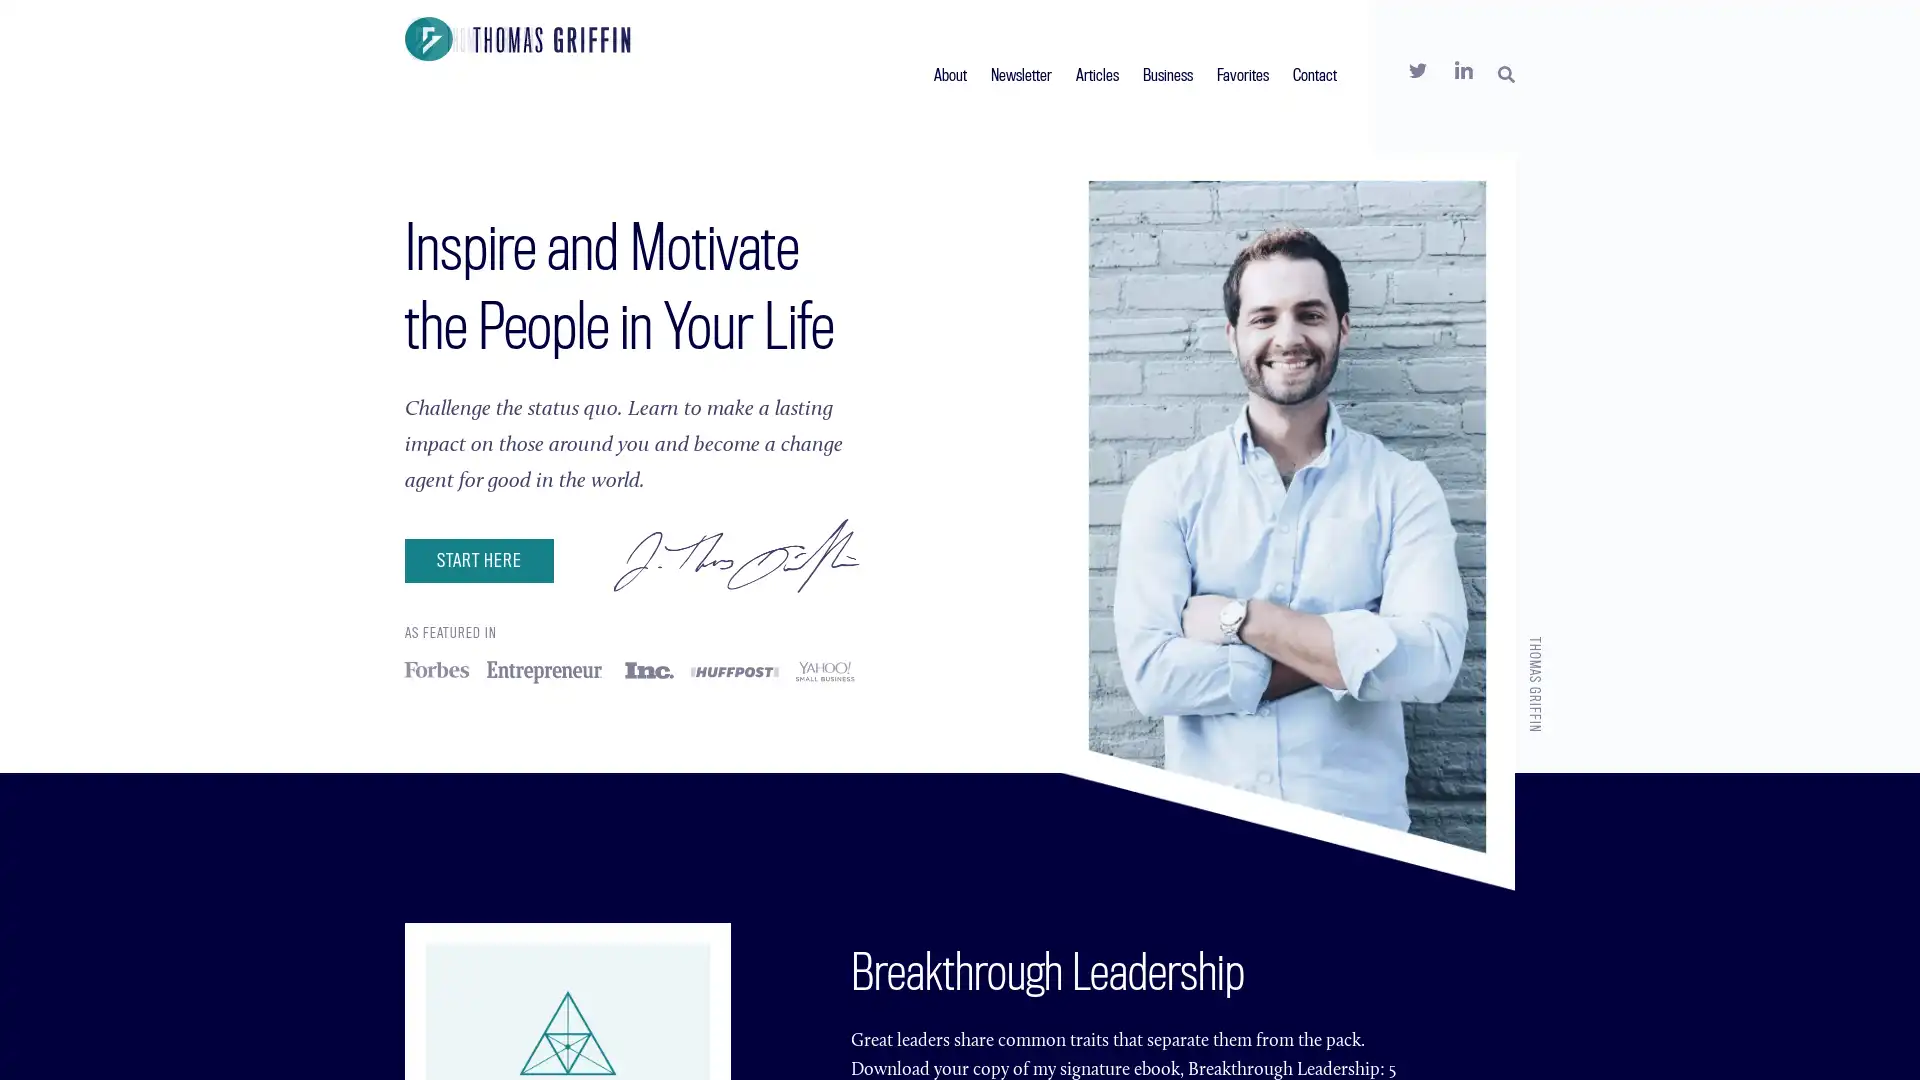 This screenshot has height=1080, width=1920. What do you see at coordinates (1506, 73) in the screenshot?
I see `SEARCH` at bounding box center [1506, 73].